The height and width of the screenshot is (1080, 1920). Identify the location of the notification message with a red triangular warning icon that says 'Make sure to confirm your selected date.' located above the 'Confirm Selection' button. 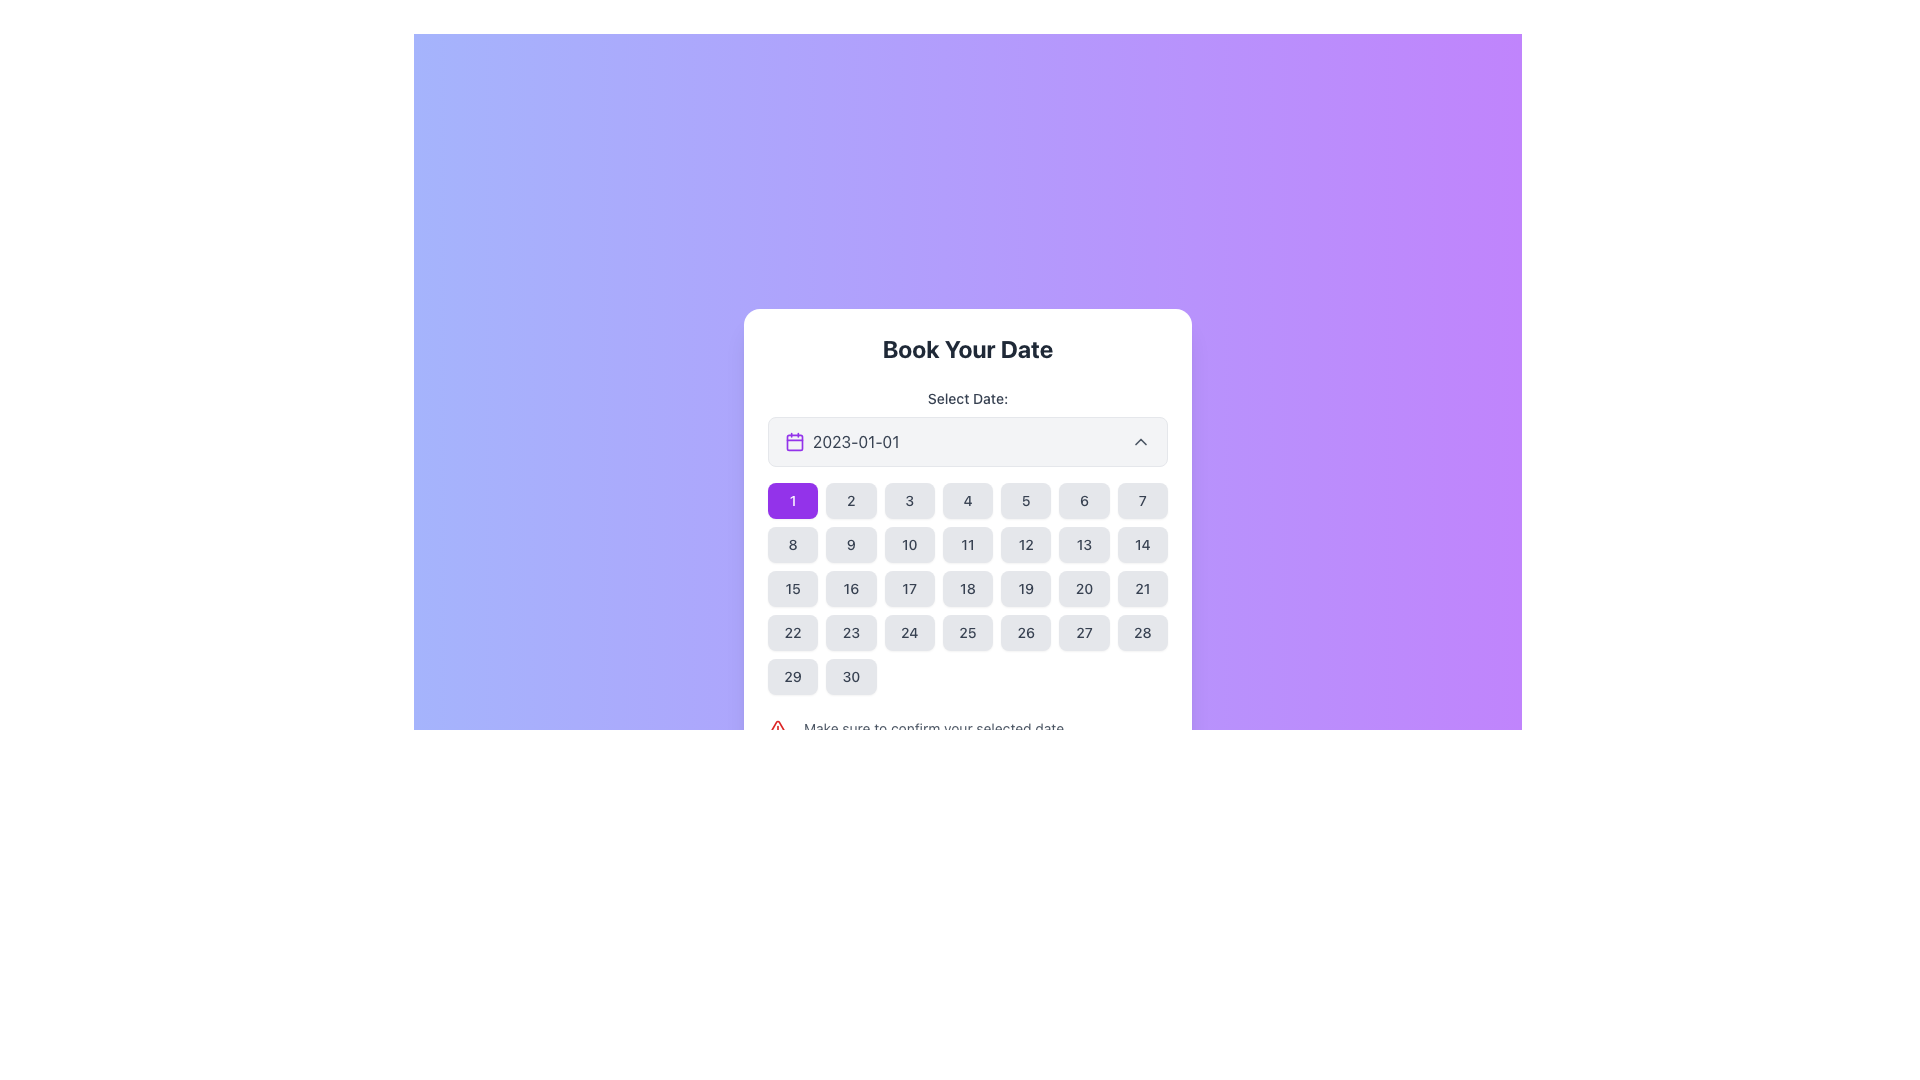
(968, 729).